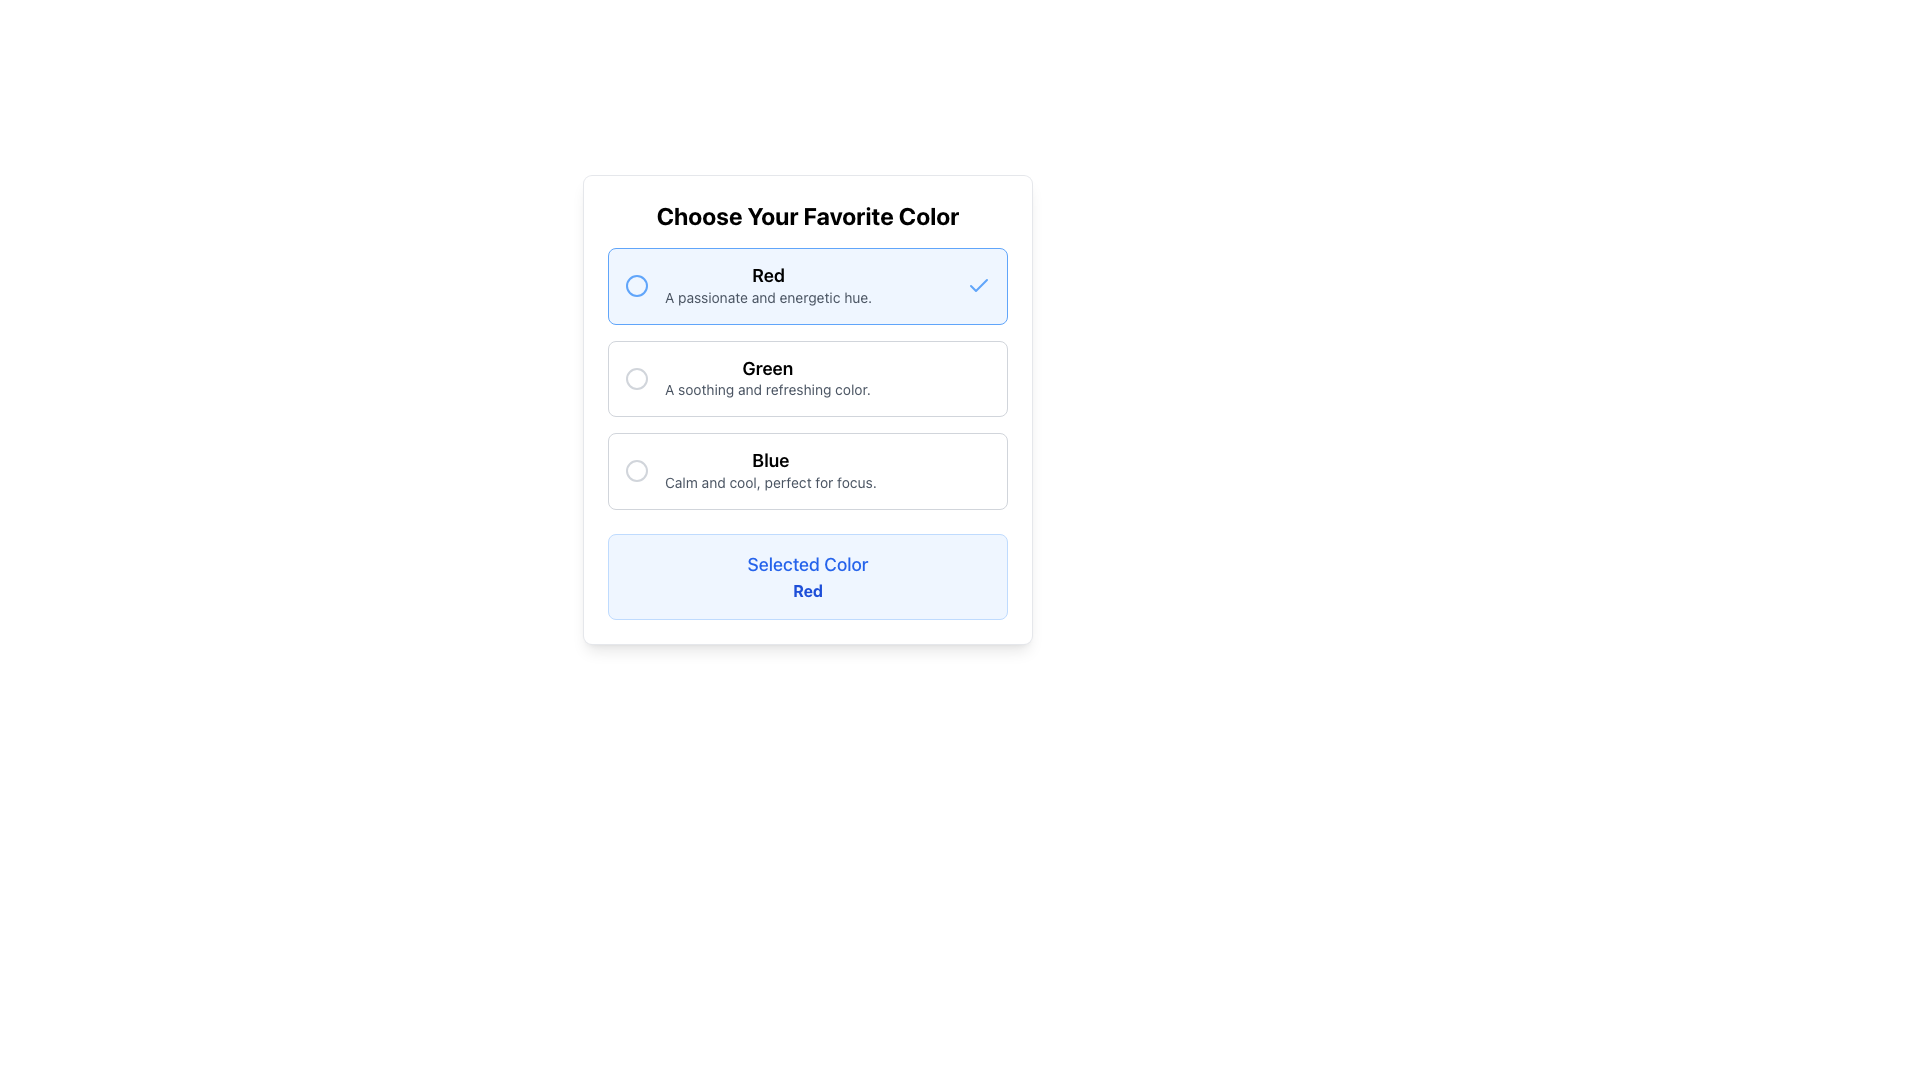  I want to click on the text block displaying the word 'Blue' in bold, which is part of a list of options including 'Red' and 'Green', so click(769, 471).